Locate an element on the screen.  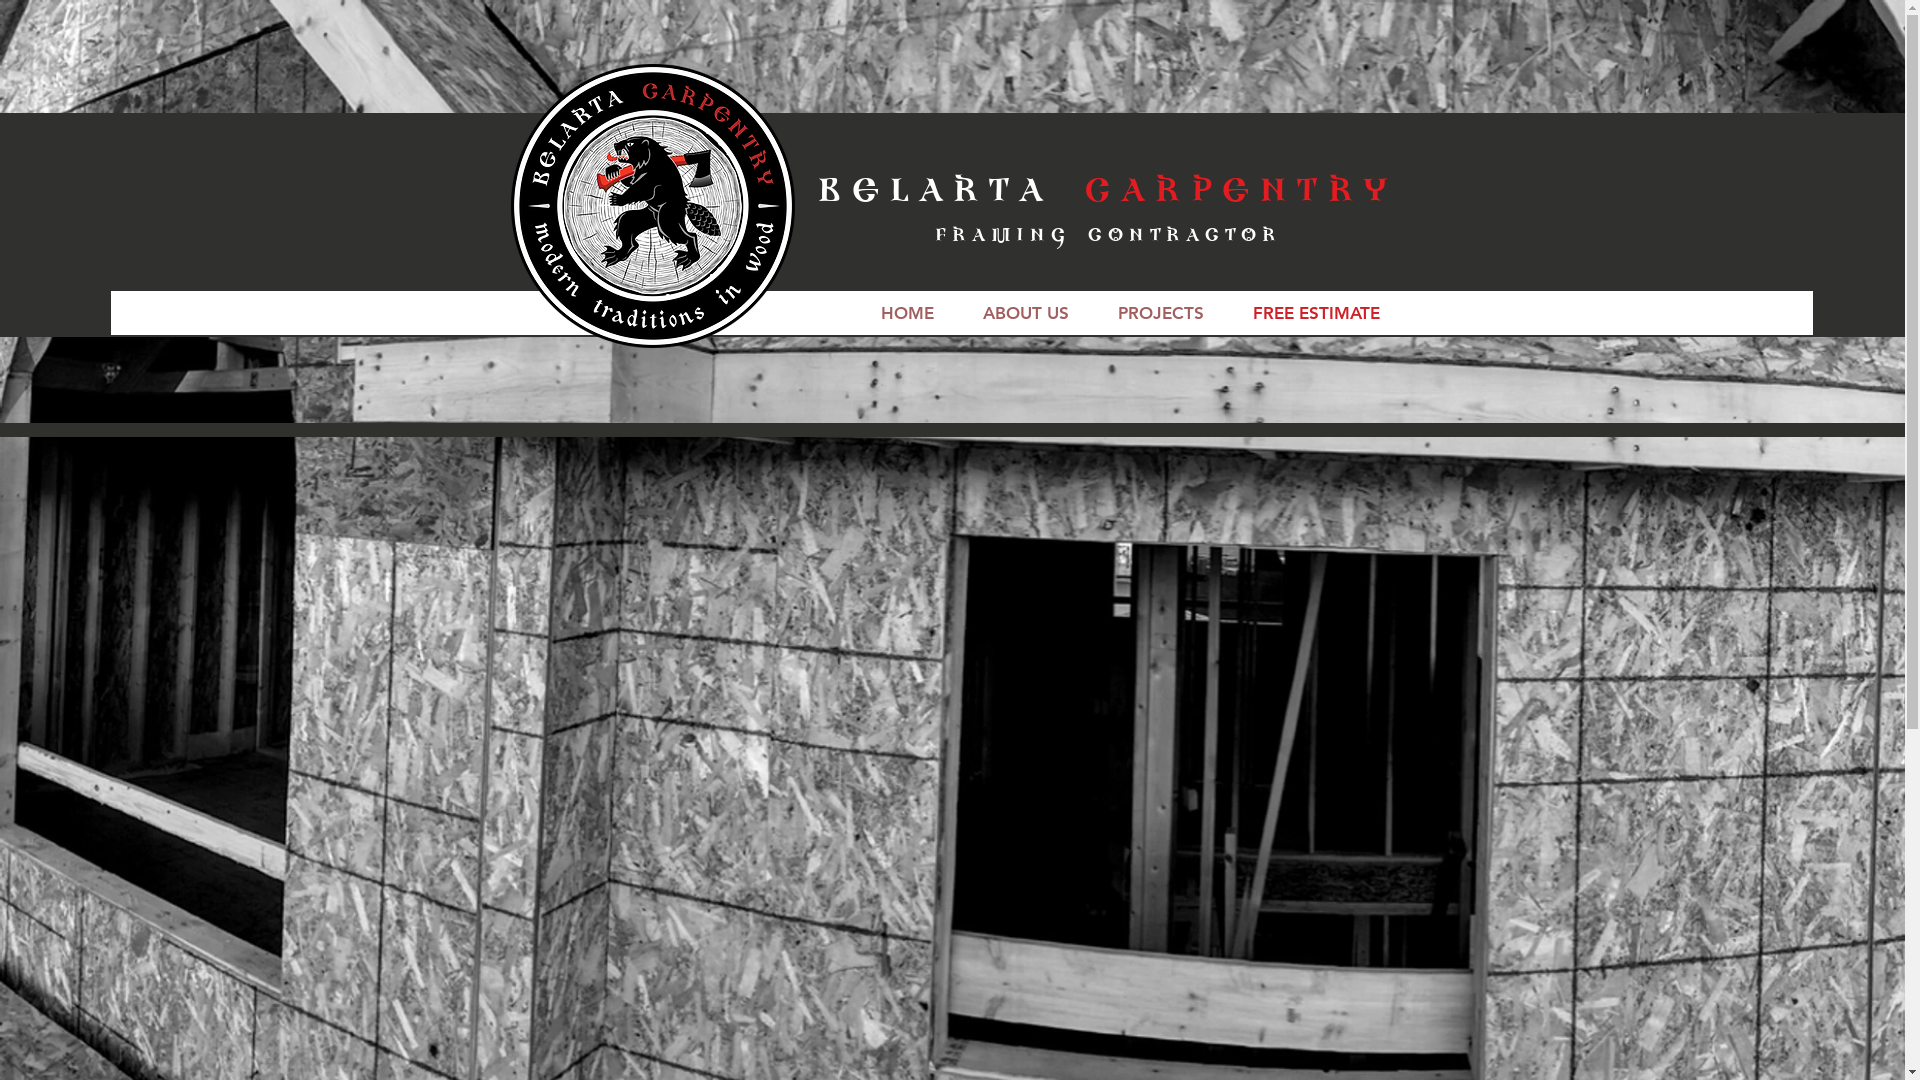
'ABOUT US' is located at coordinates (957, 312).